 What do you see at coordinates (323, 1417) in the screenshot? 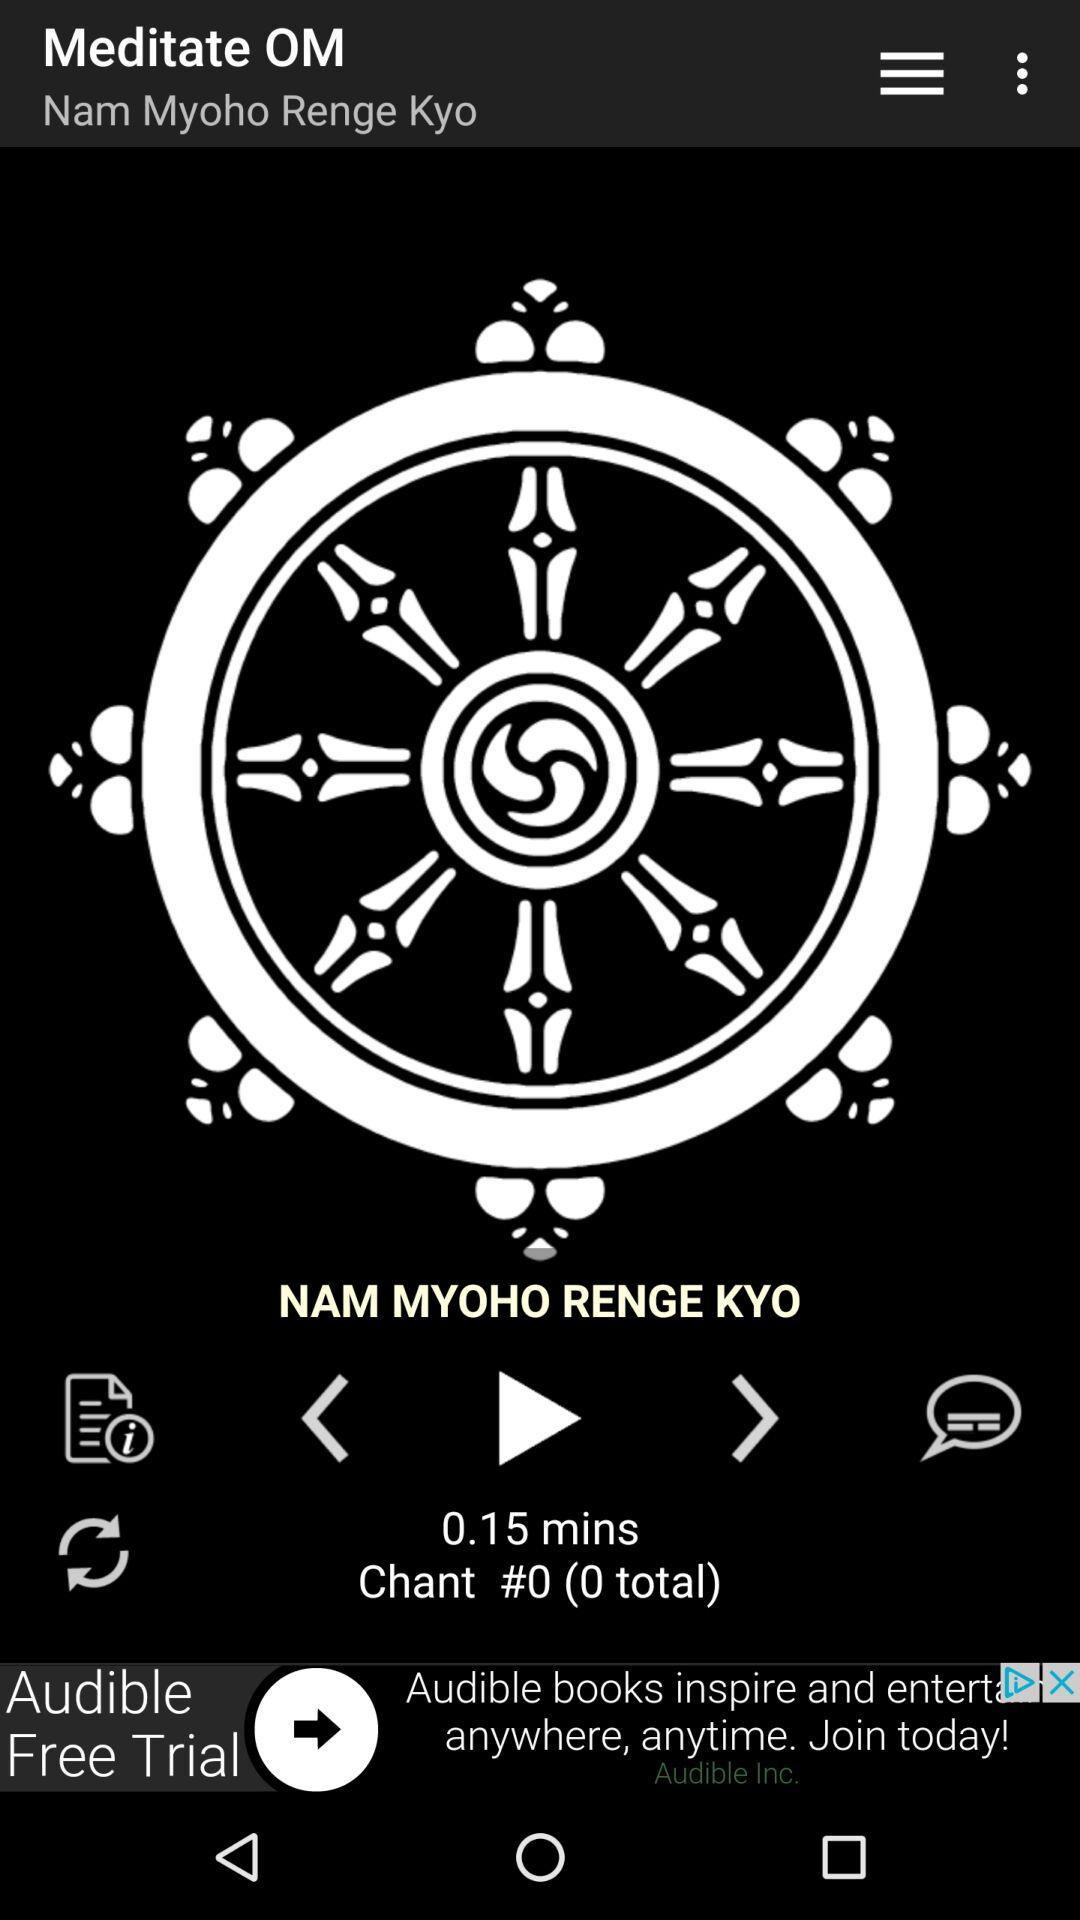
I see `go back` at bounding box center [323, 1417].